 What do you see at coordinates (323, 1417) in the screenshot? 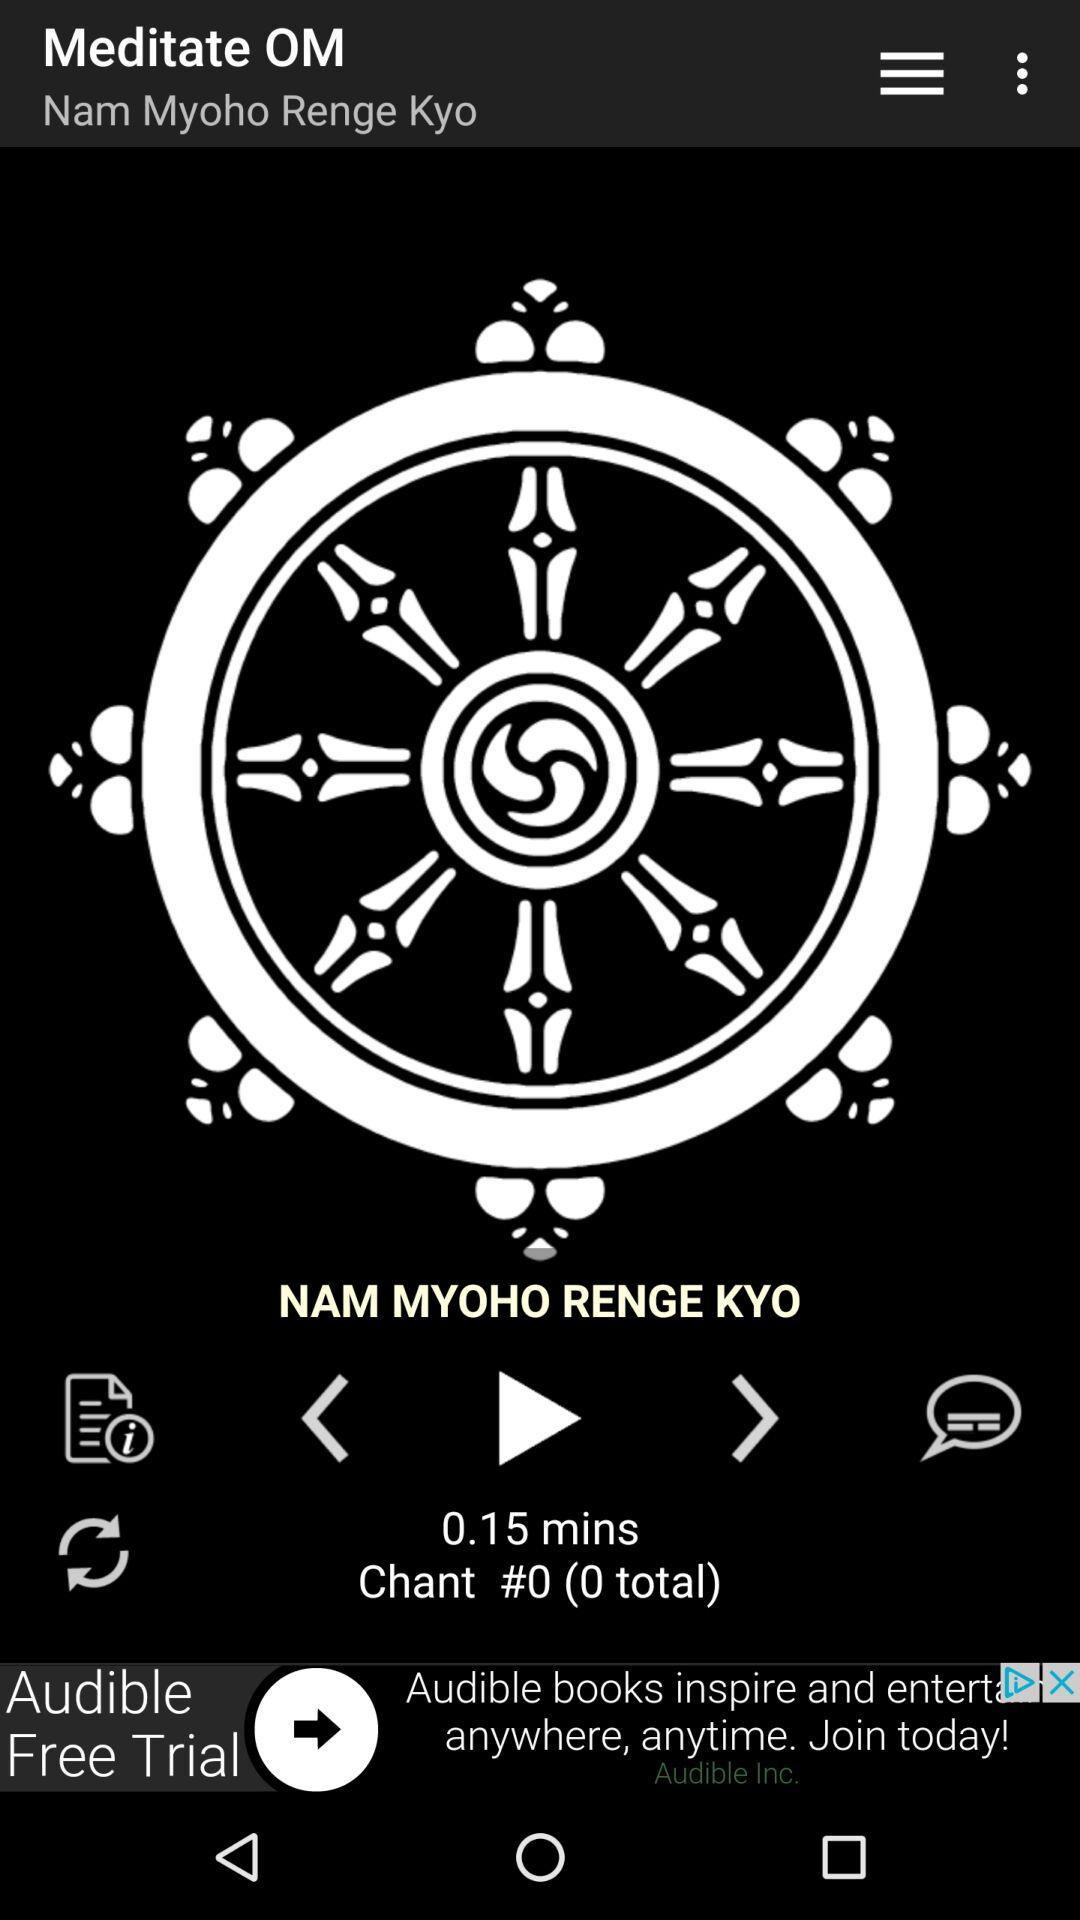
I see `go back` at bounding box center [323, 1417].